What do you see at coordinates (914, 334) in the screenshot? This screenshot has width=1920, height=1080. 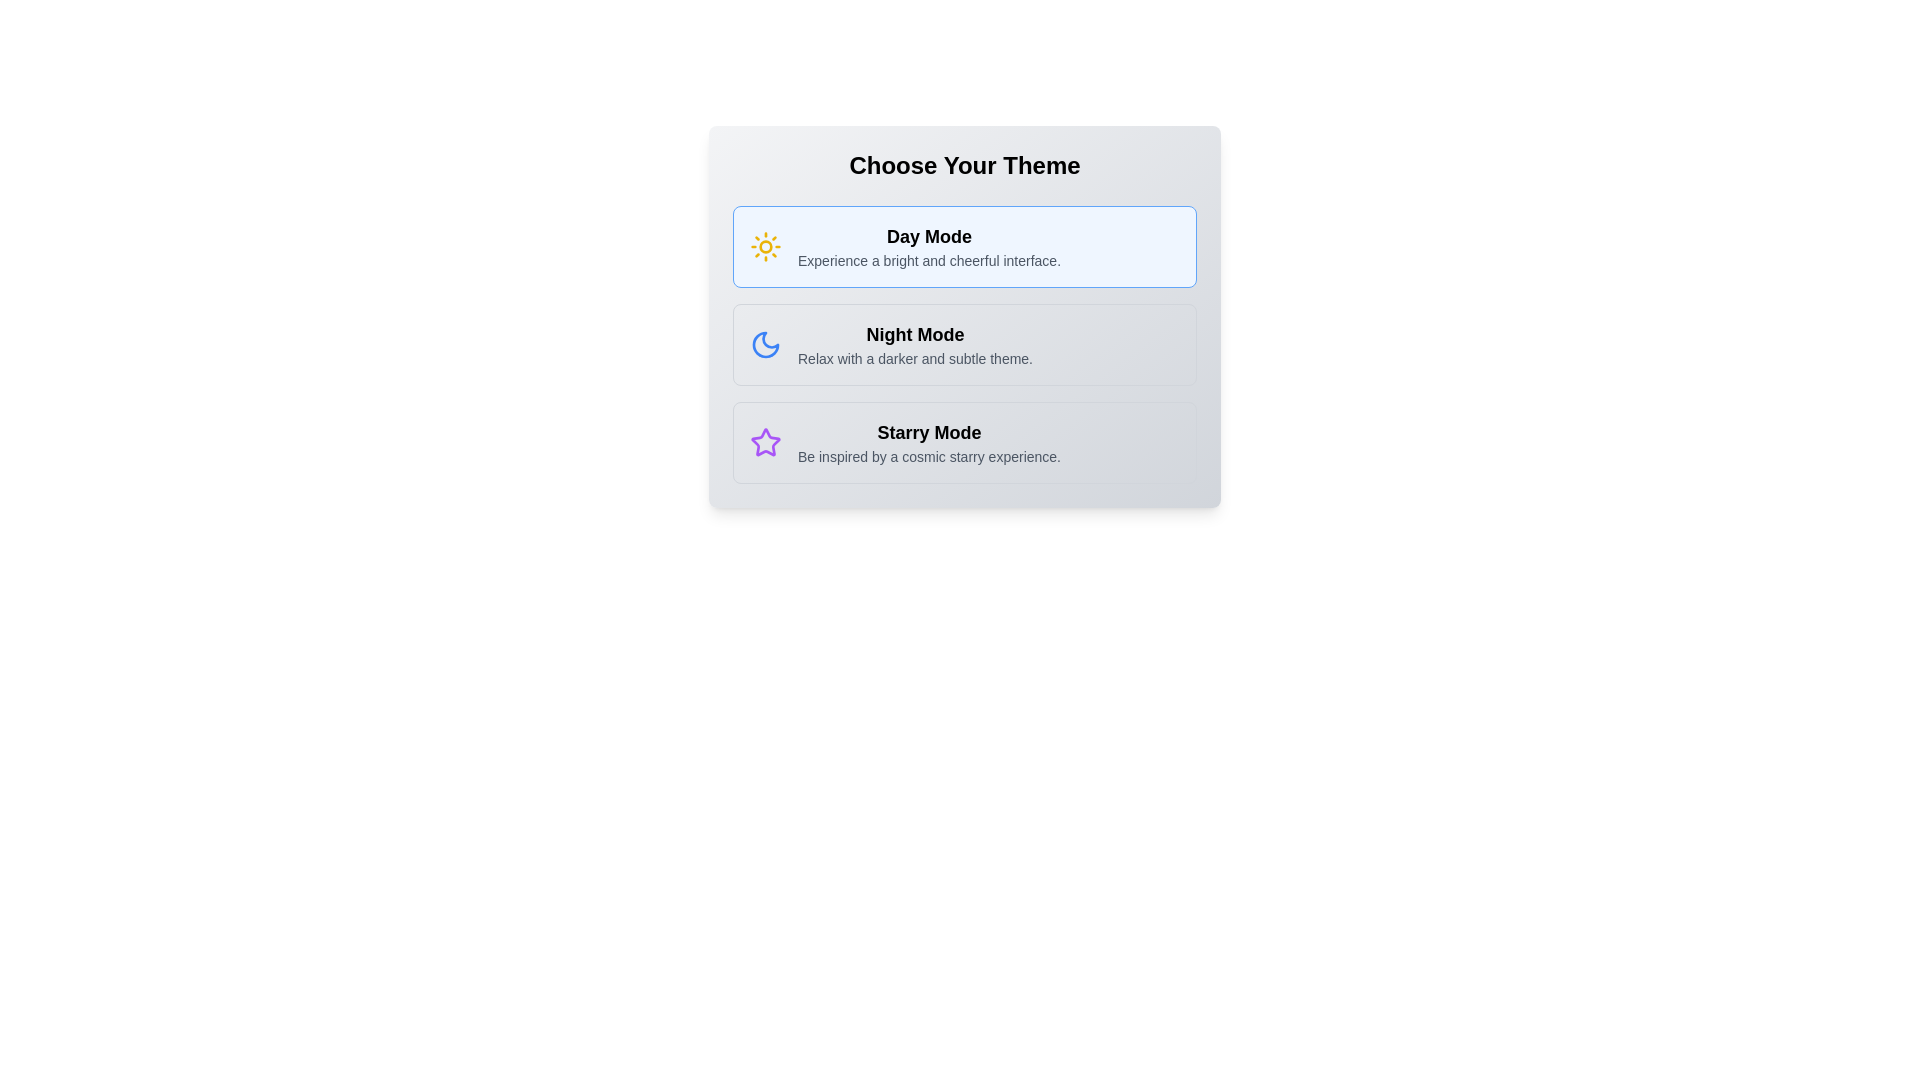 I see `the text label that states 'Night Mode', which is styled in bold and a larger font, positioned between 'Day Mode' and descriptive text about the theme` at bounding box center [914, 334].